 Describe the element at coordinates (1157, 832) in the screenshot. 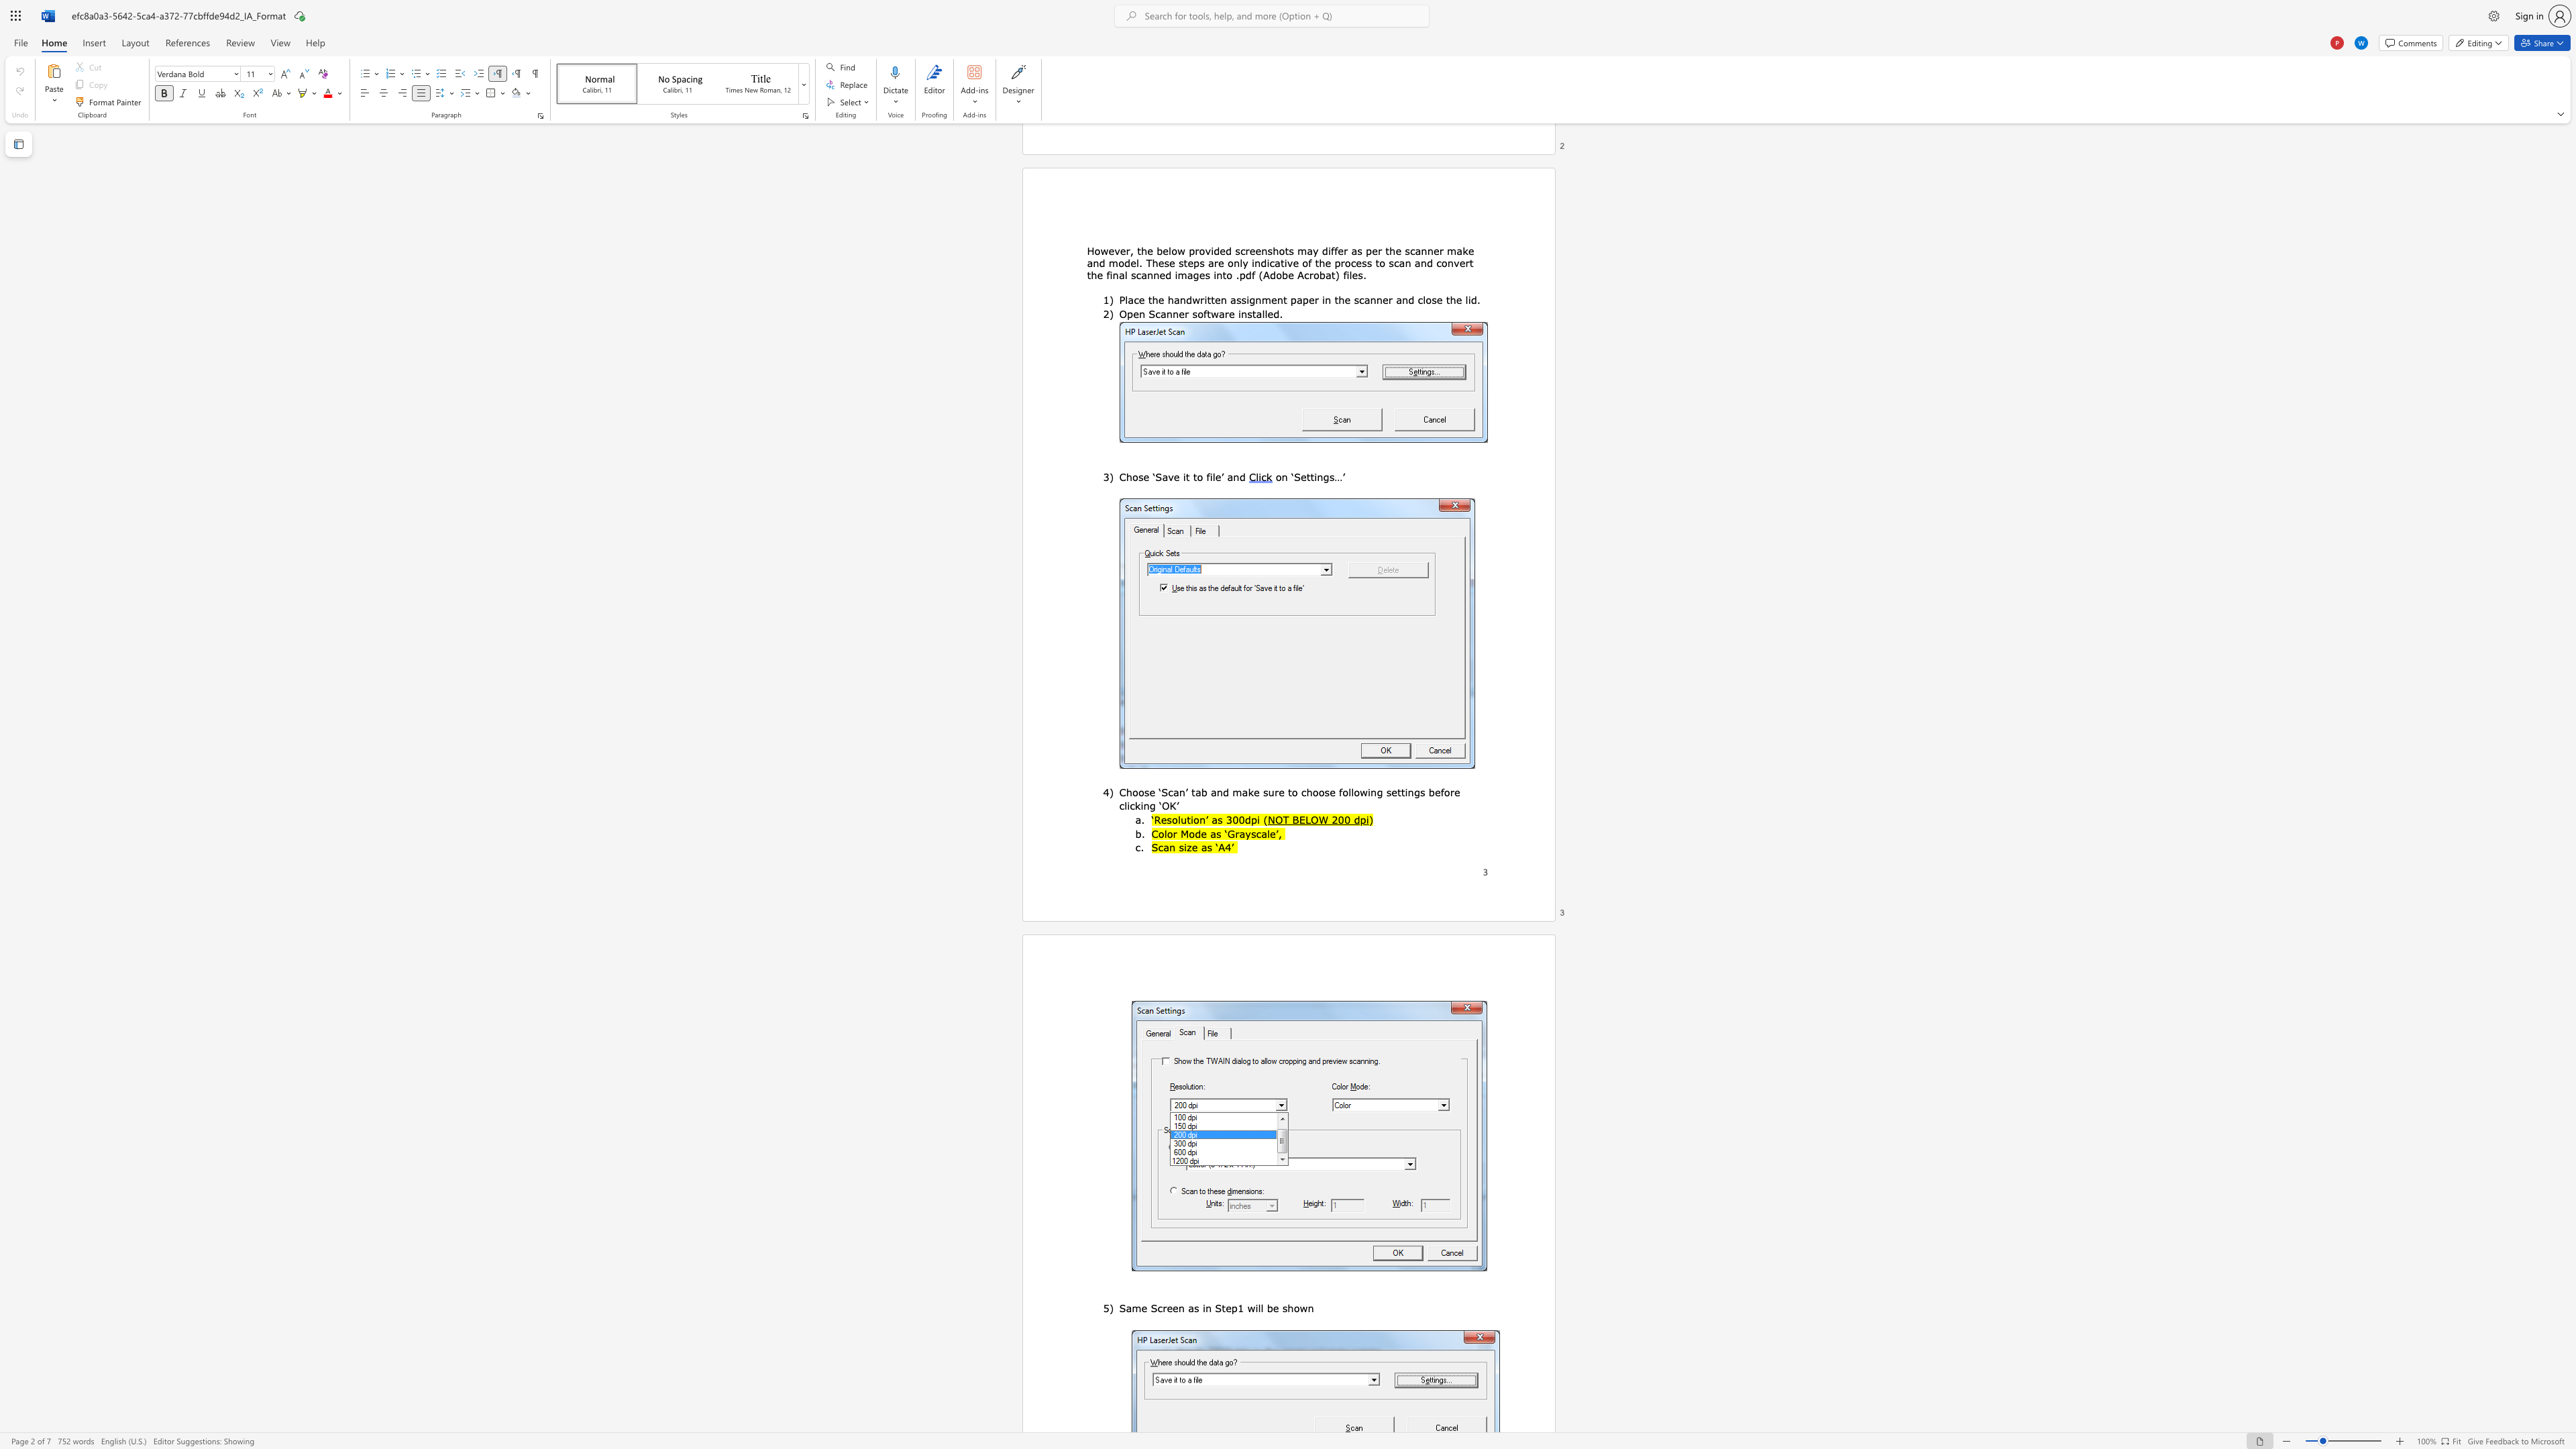

I see `the subset text "olor Mod" within the text "Color Mode as ‘"` at that location.